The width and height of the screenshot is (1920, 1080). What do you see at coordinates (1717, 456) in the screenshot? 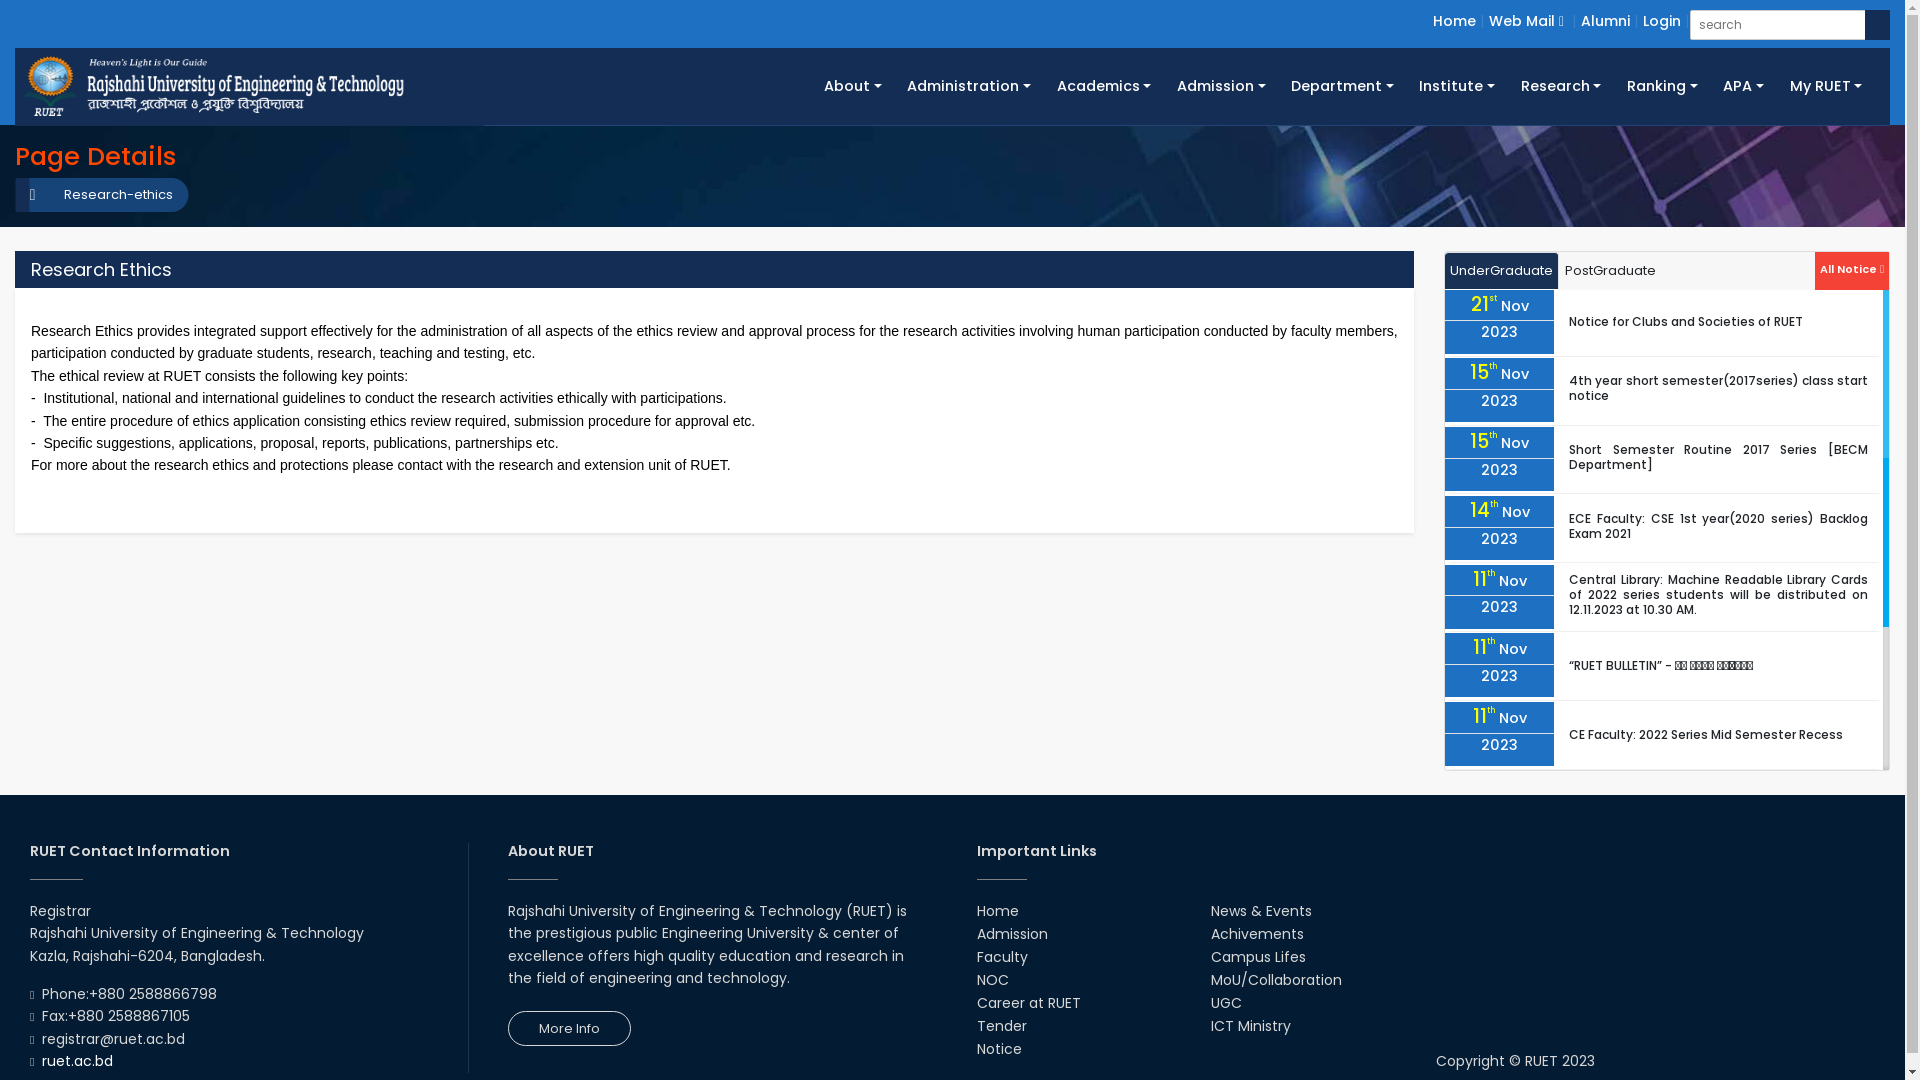
I see `'Short Semester Routine 2017 Series [BECM Department]'` at bounding box center [1717, 456].